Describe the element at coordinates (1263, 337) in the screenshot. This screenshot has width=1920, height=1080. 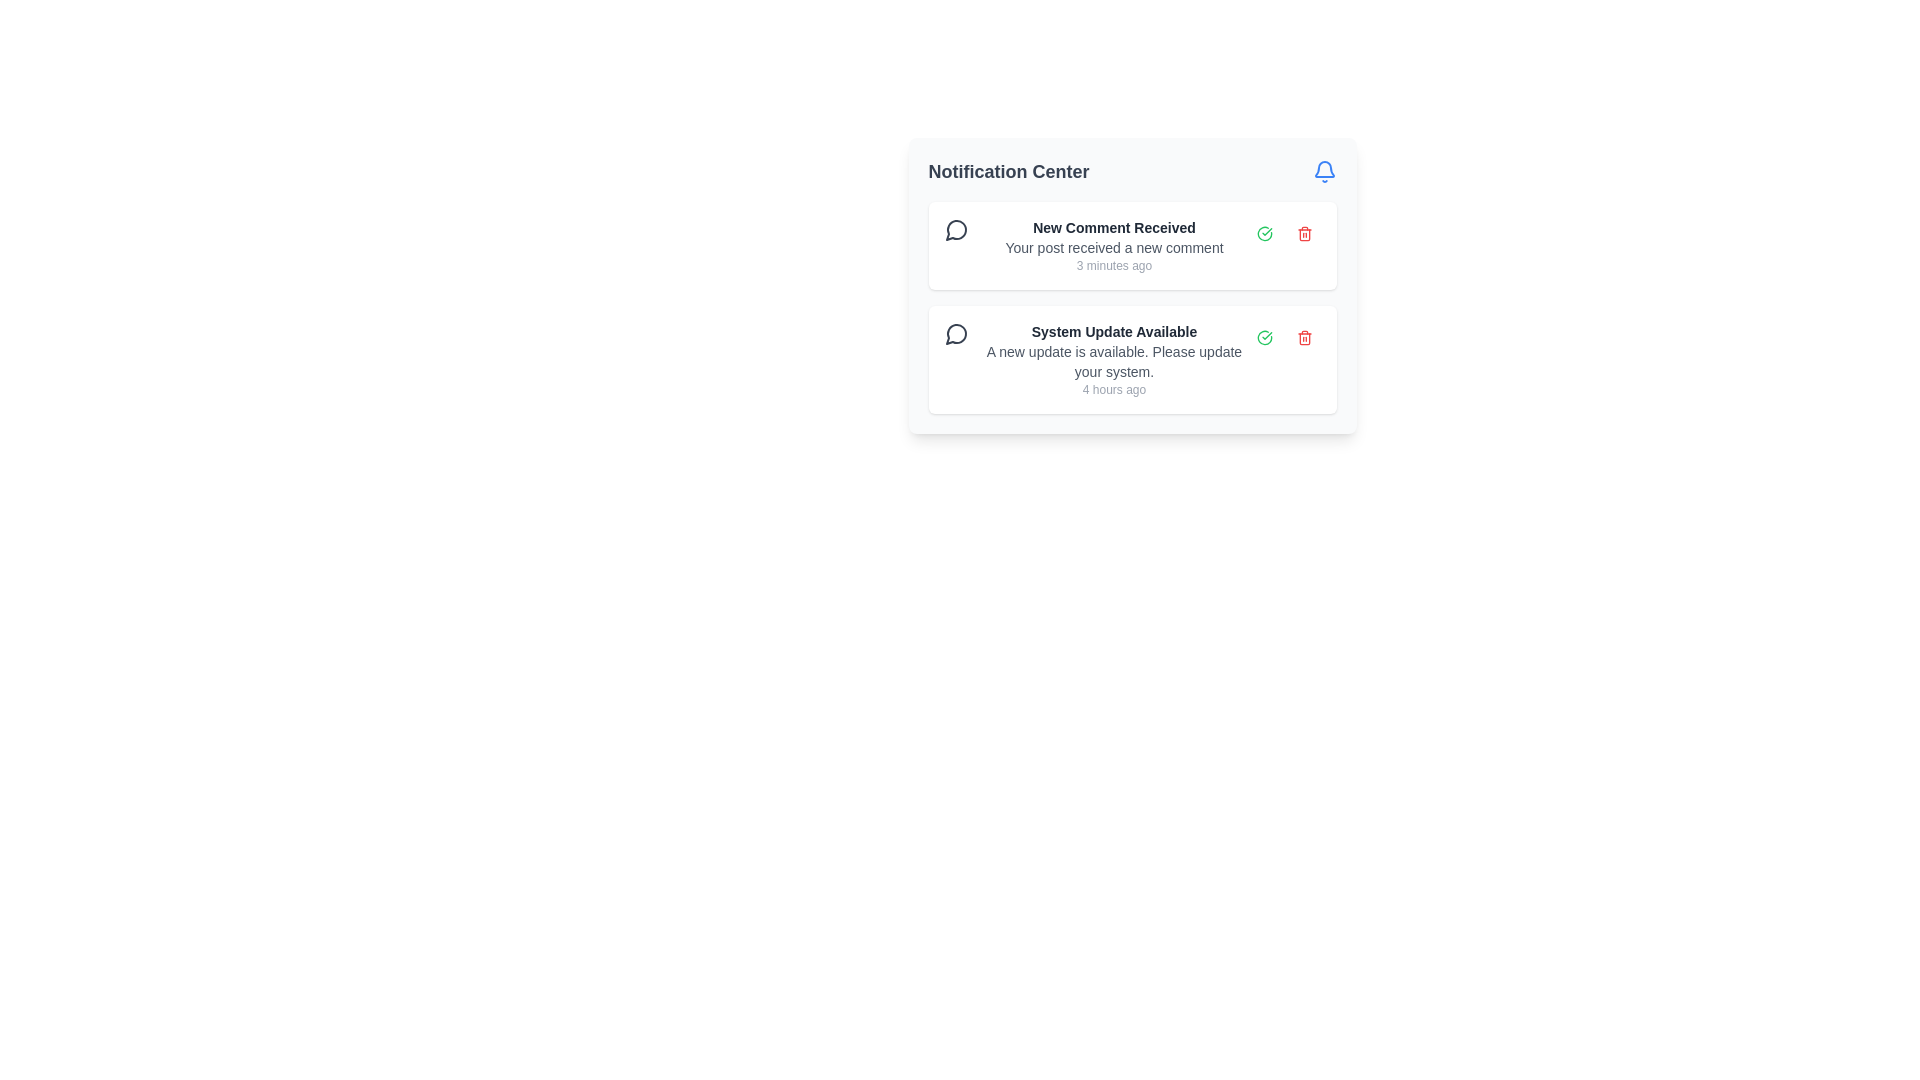
I see `the green circle-check SVG icon located in the second notification entry of the notification center to mark the notification as confirmed` at that location.